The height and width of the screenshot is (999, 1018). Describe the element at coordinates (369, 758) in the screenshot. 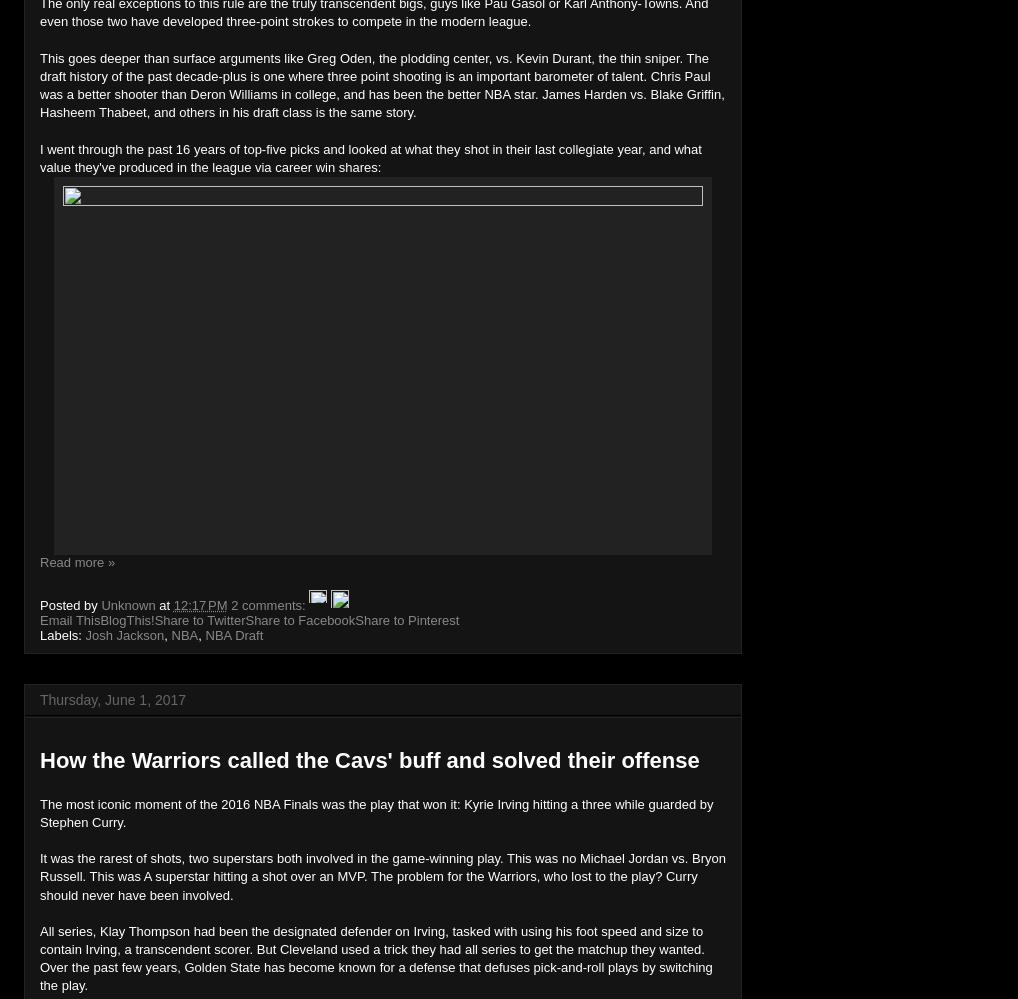

I see `'How the Warriors called the Cavs' buff and solved their offense'` at that location.